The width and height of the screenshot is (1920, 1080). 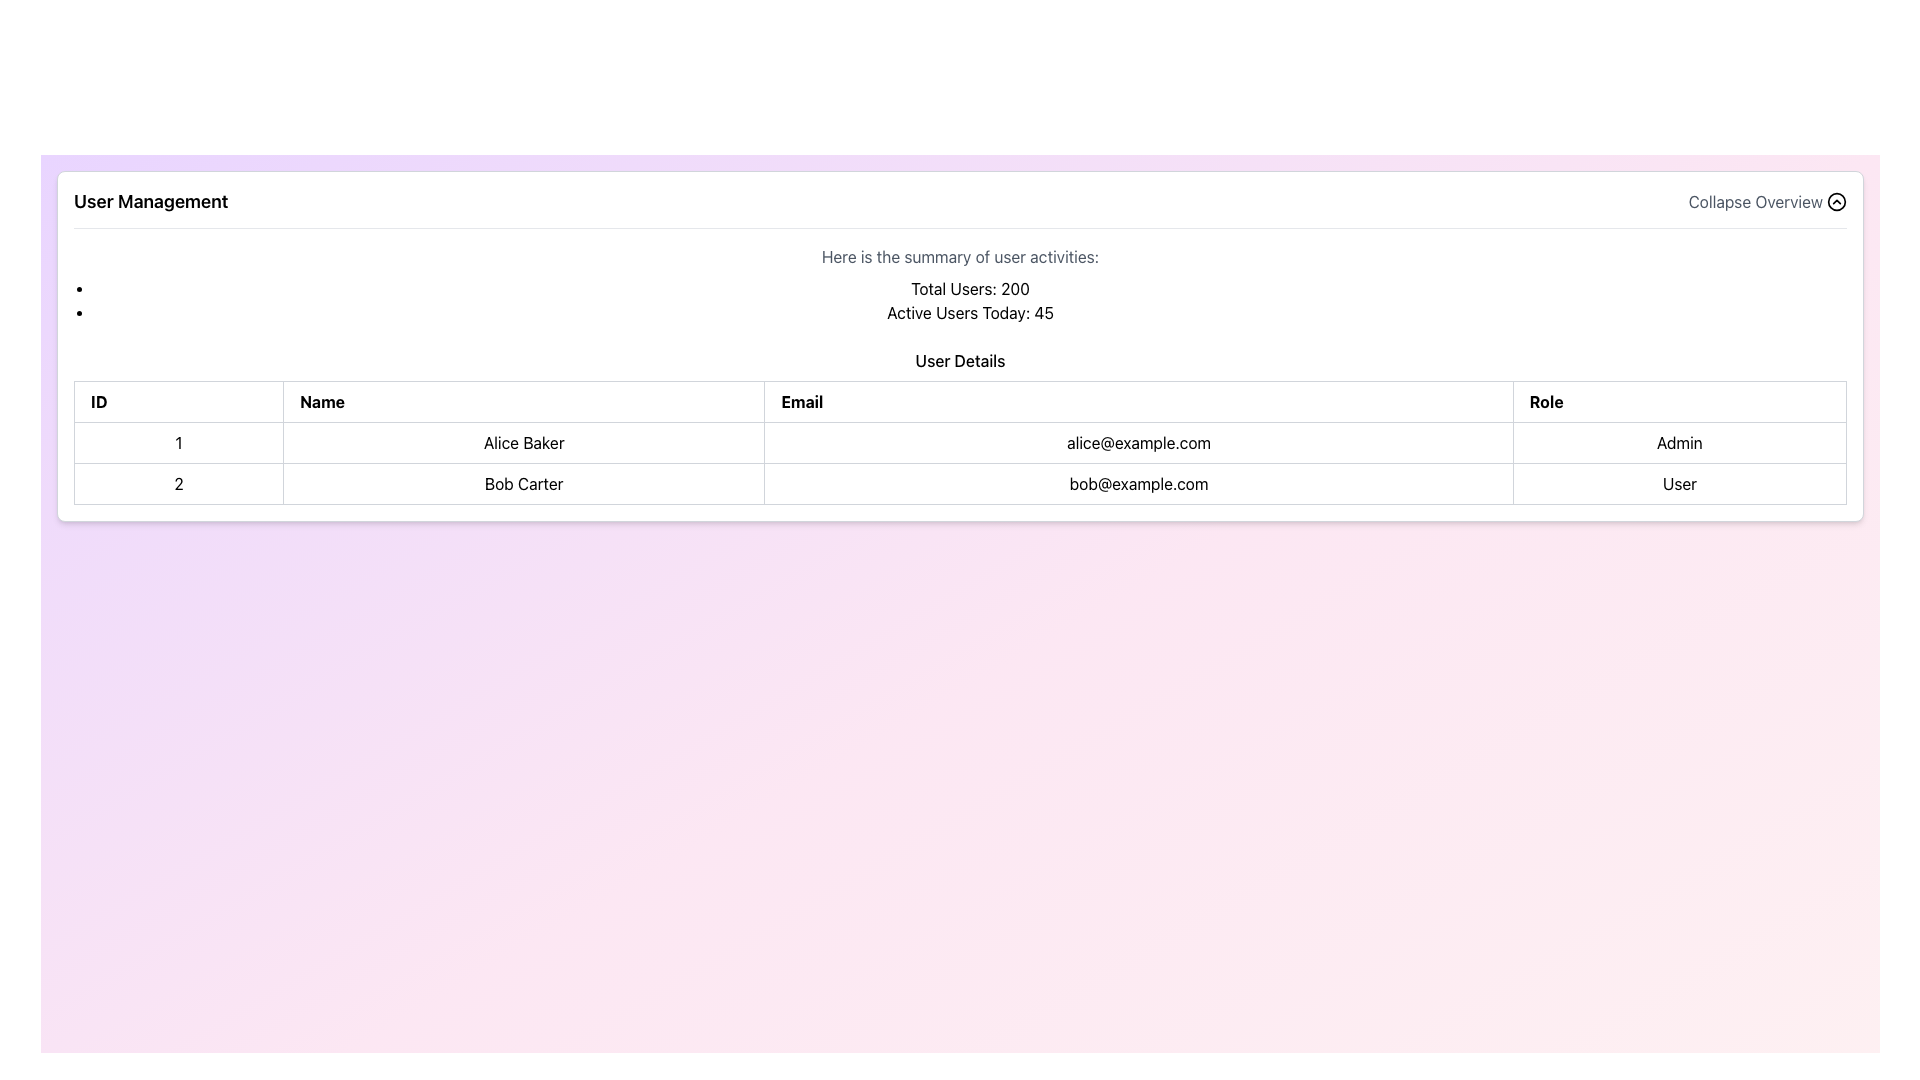 I want to click on the text label displaying 'Total Users: 200', which is the first item in a list below 'Here is the summary of user activities:' and above 'Active Users Today: 45', so click(x=970, y=289).